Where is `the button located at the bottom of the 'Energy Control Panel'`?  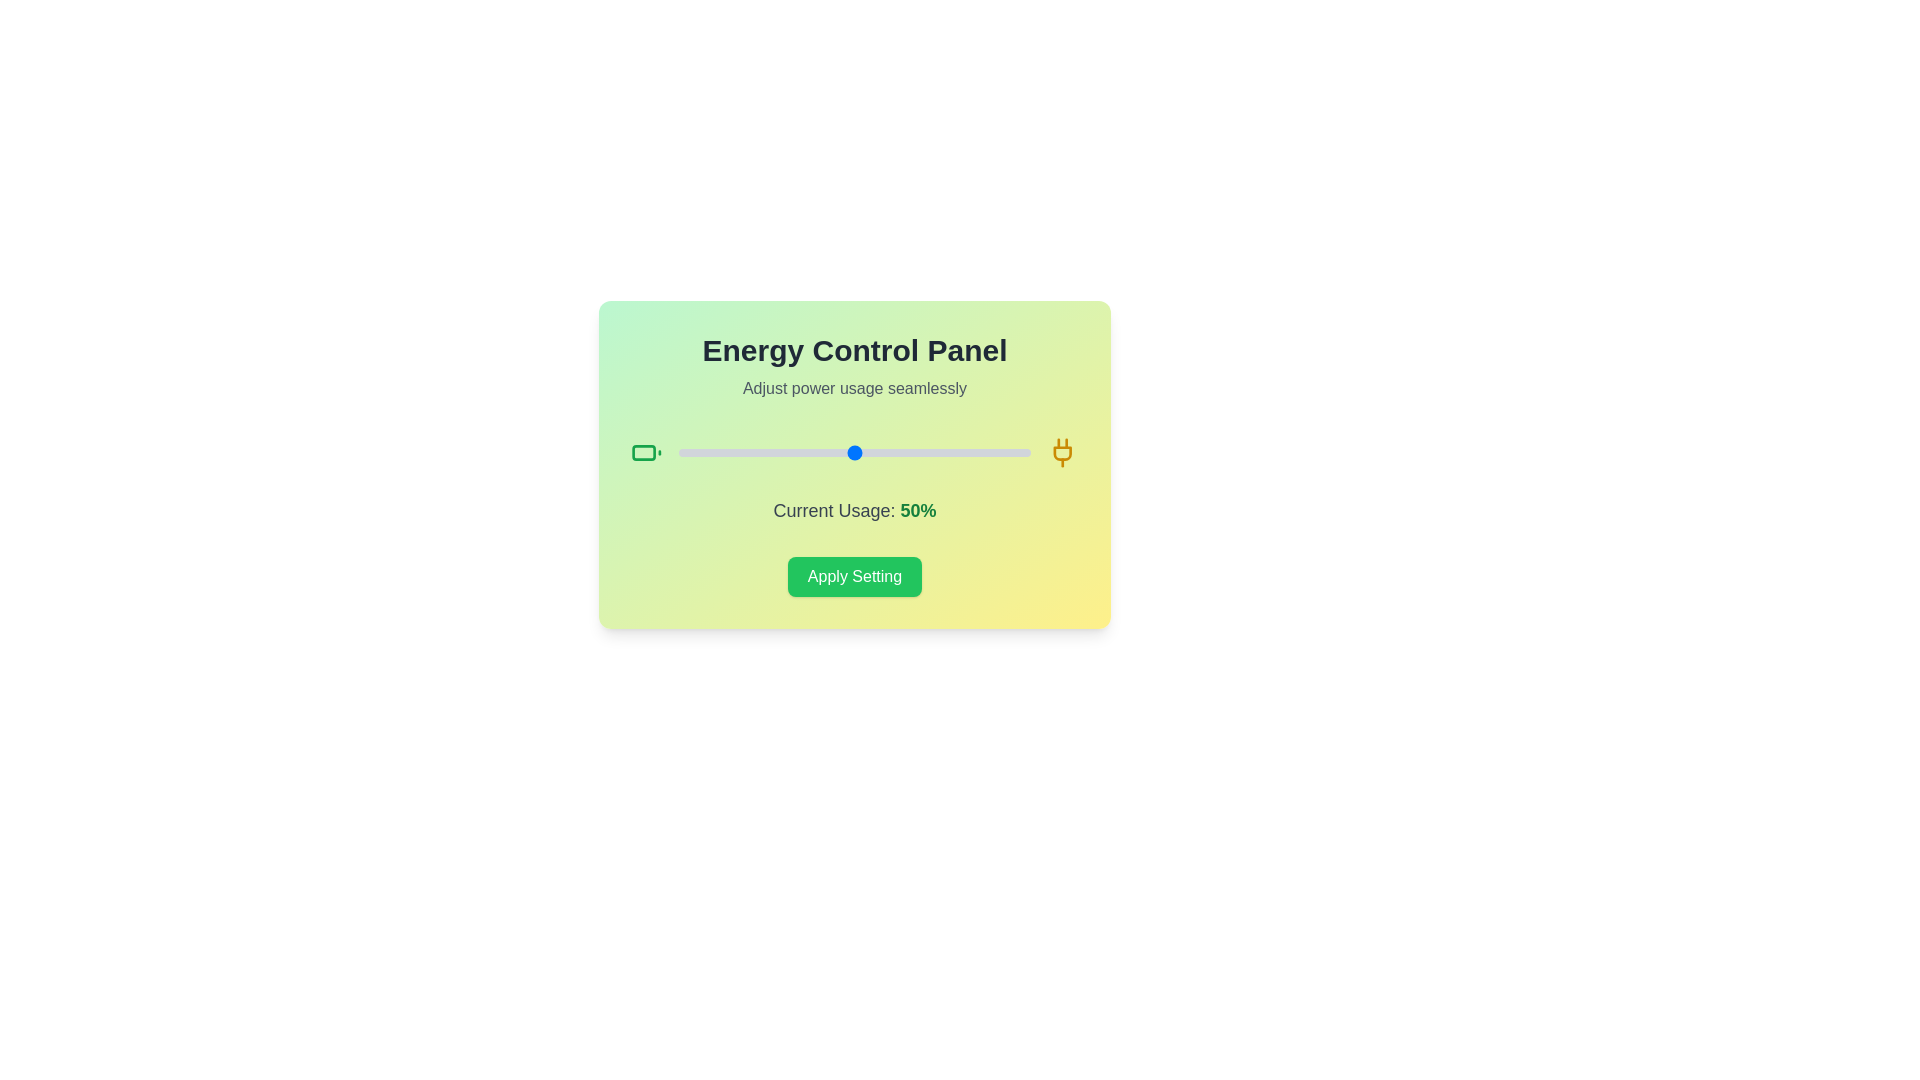
the button located at the bottom of the 'Energy Control Panel' is located at coordinates (854, 577).